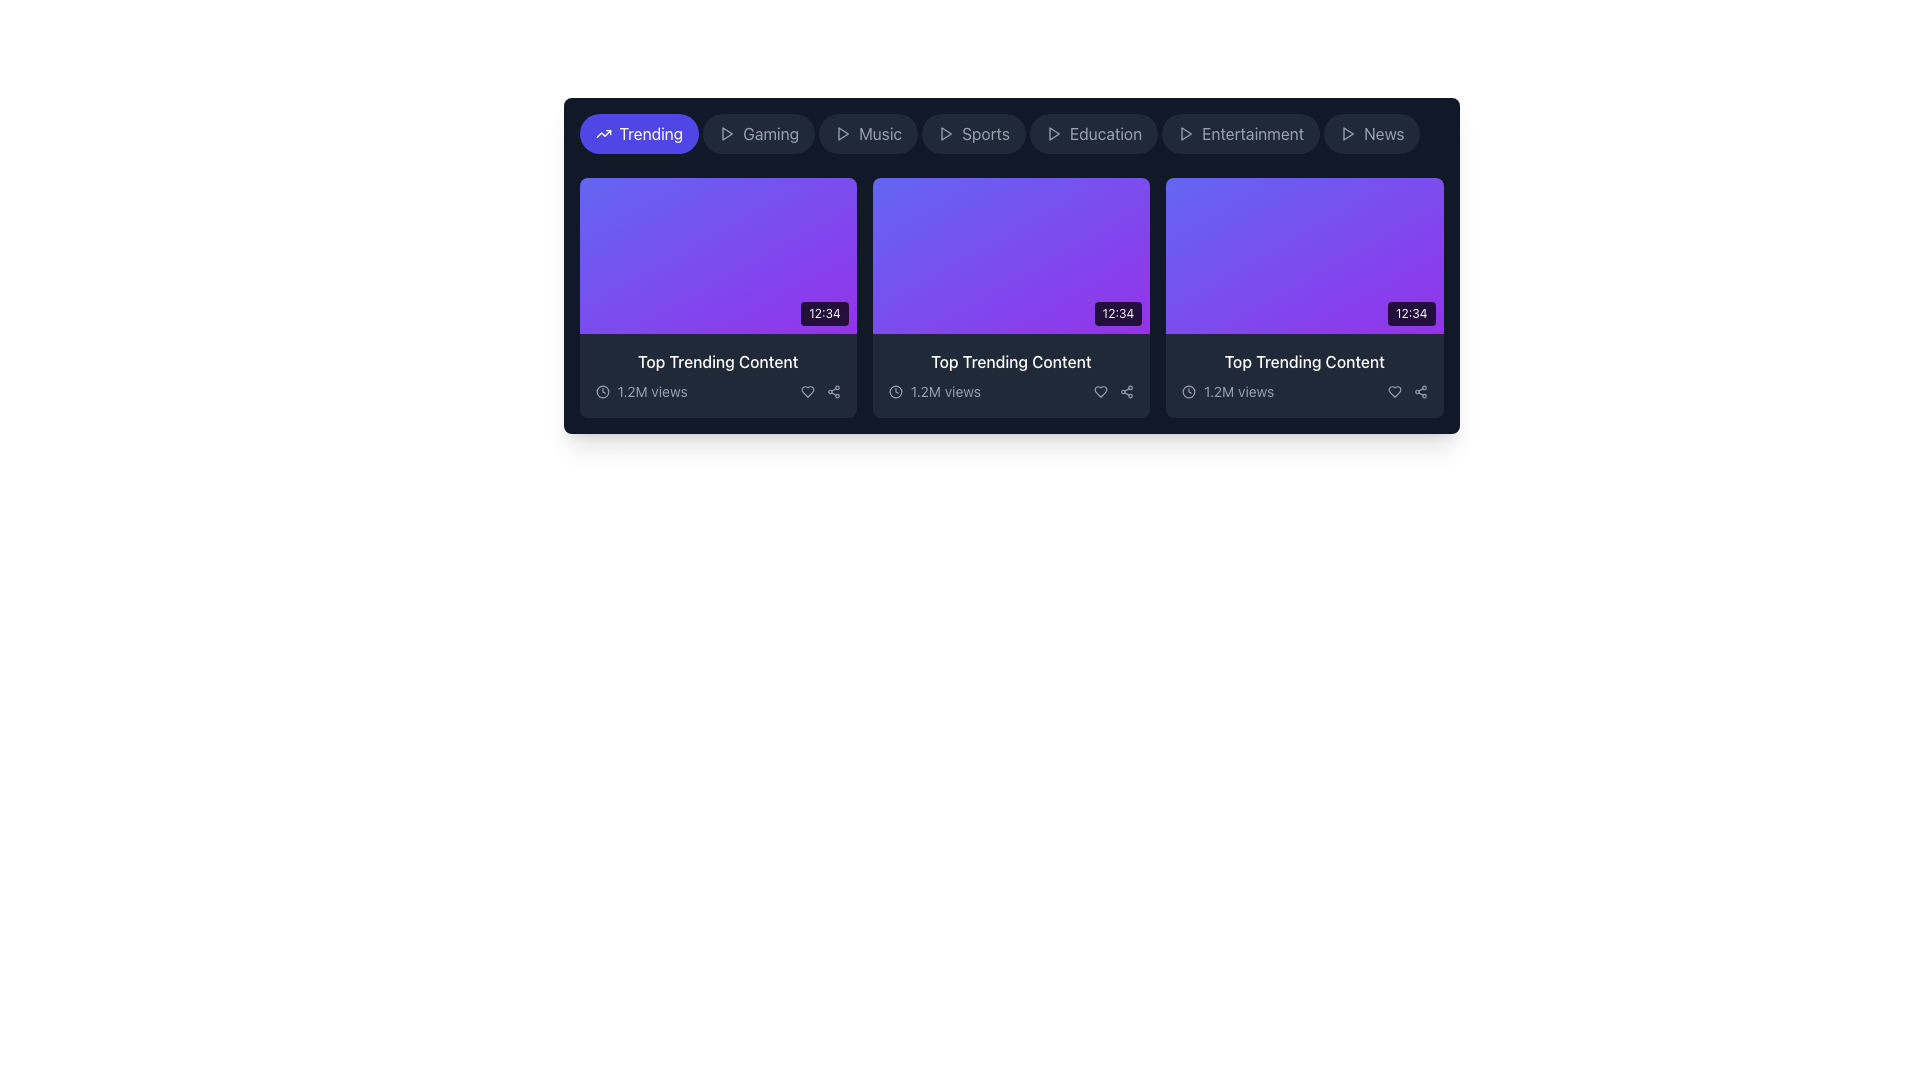  What do you see at coordinates (602, 134) in the screenshot?
I see `the graphic icon representing a symbolic upward trend located to the left of the 'Trending' label in the horizontal menu bar at the top of the interface` at bounding box center [602, 134].